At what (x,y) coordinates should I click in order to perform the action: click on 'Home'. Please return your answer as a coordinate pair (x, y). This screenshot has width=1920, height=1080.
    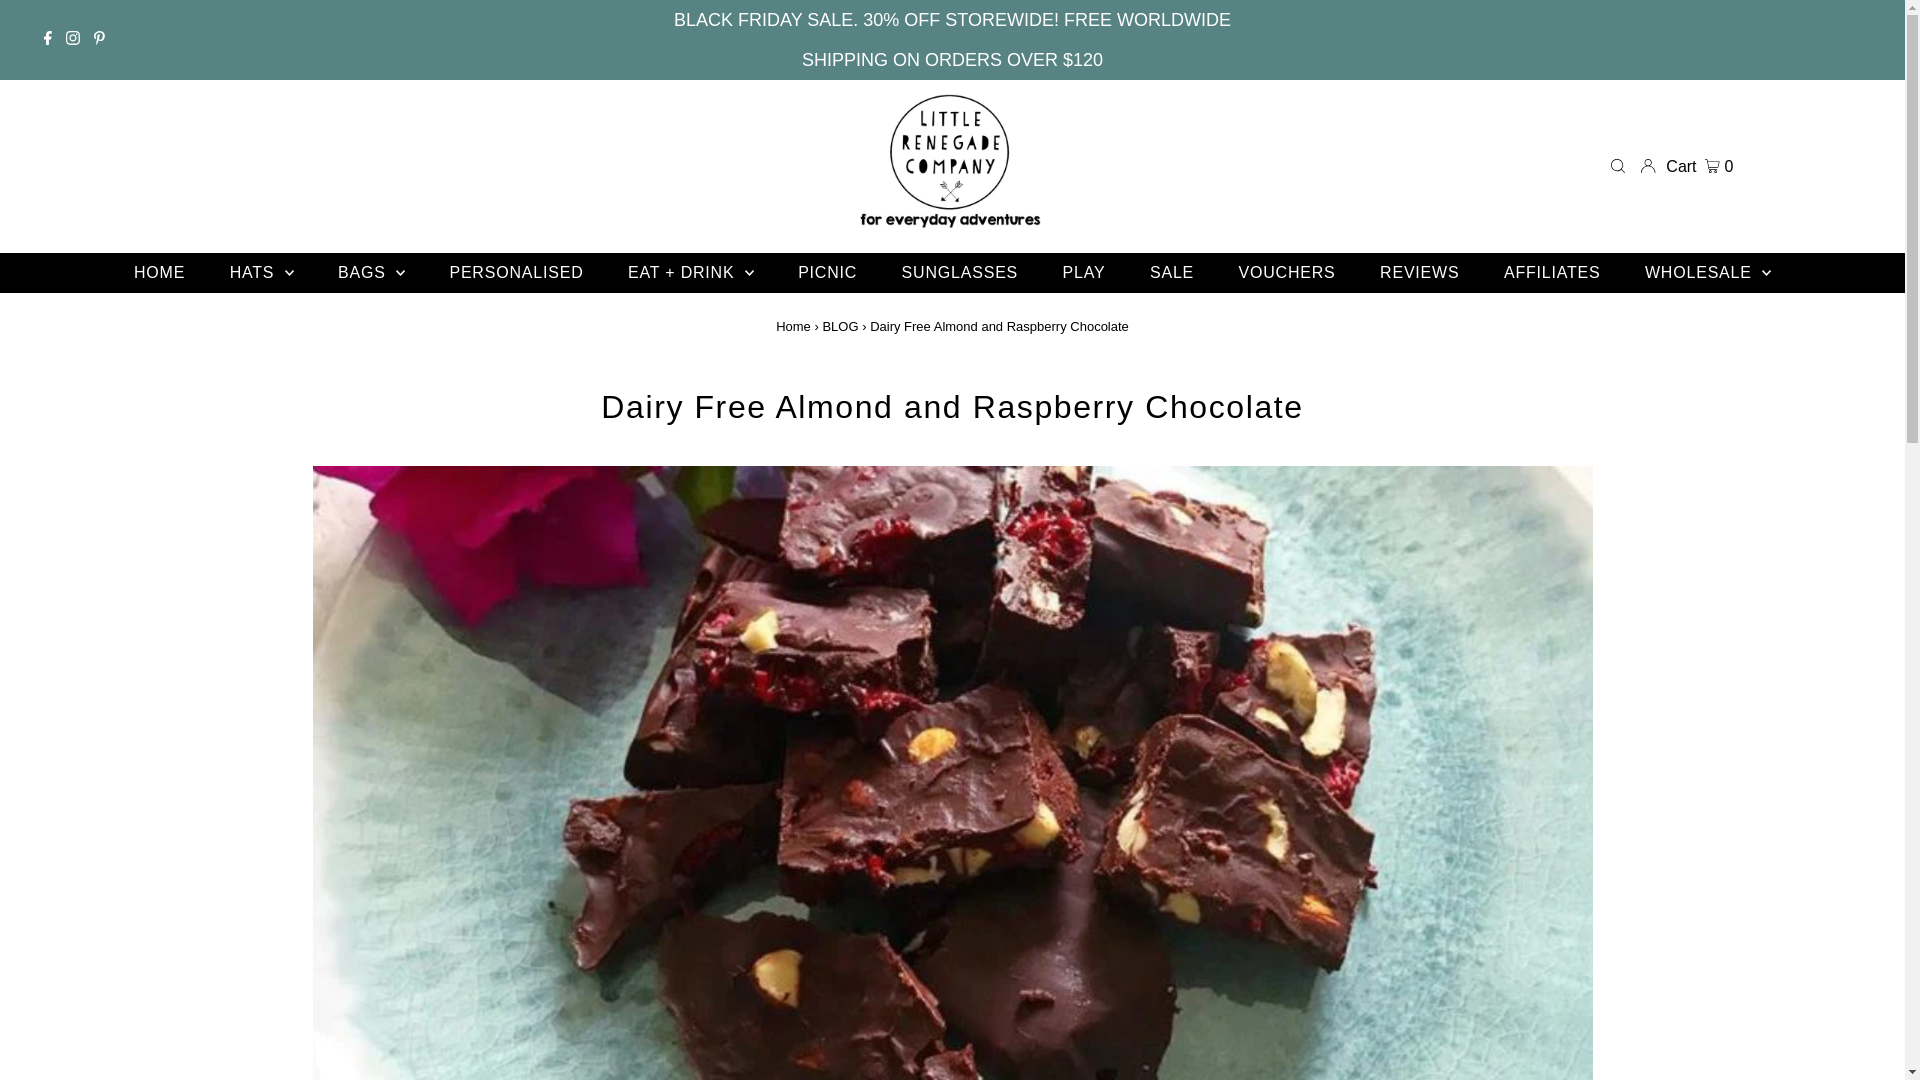
    Looking at the image, I should click on (792, 325).